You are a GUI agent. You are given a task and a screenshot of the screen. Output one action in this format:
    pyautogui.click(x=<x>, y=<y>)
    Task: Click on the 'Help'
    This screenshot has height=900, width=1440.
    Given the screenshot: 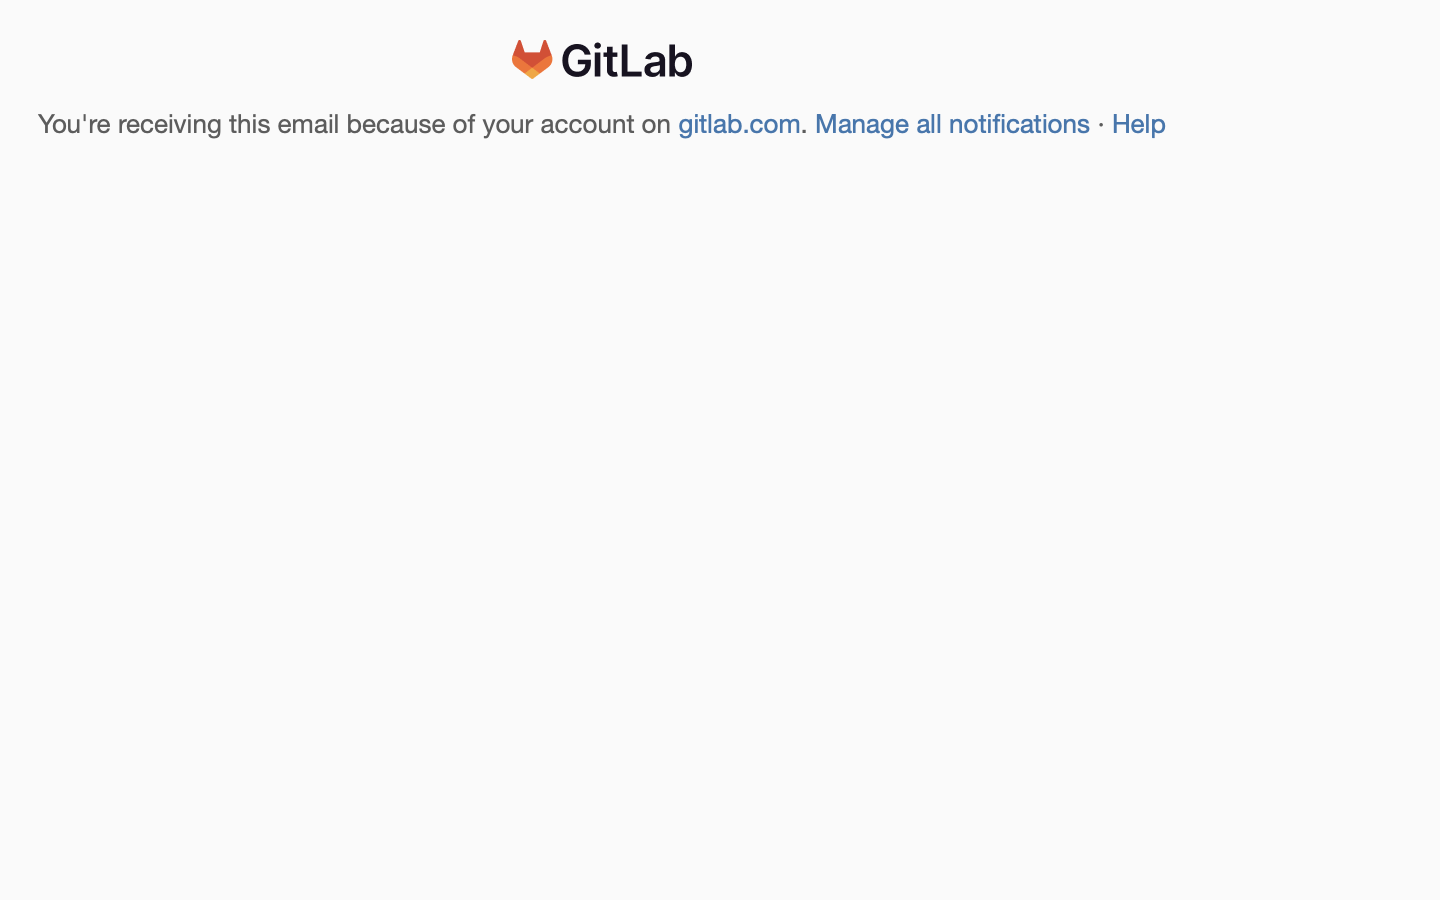 What is the action you would take?
    pyautogui.click(x=1138, y=124)
    